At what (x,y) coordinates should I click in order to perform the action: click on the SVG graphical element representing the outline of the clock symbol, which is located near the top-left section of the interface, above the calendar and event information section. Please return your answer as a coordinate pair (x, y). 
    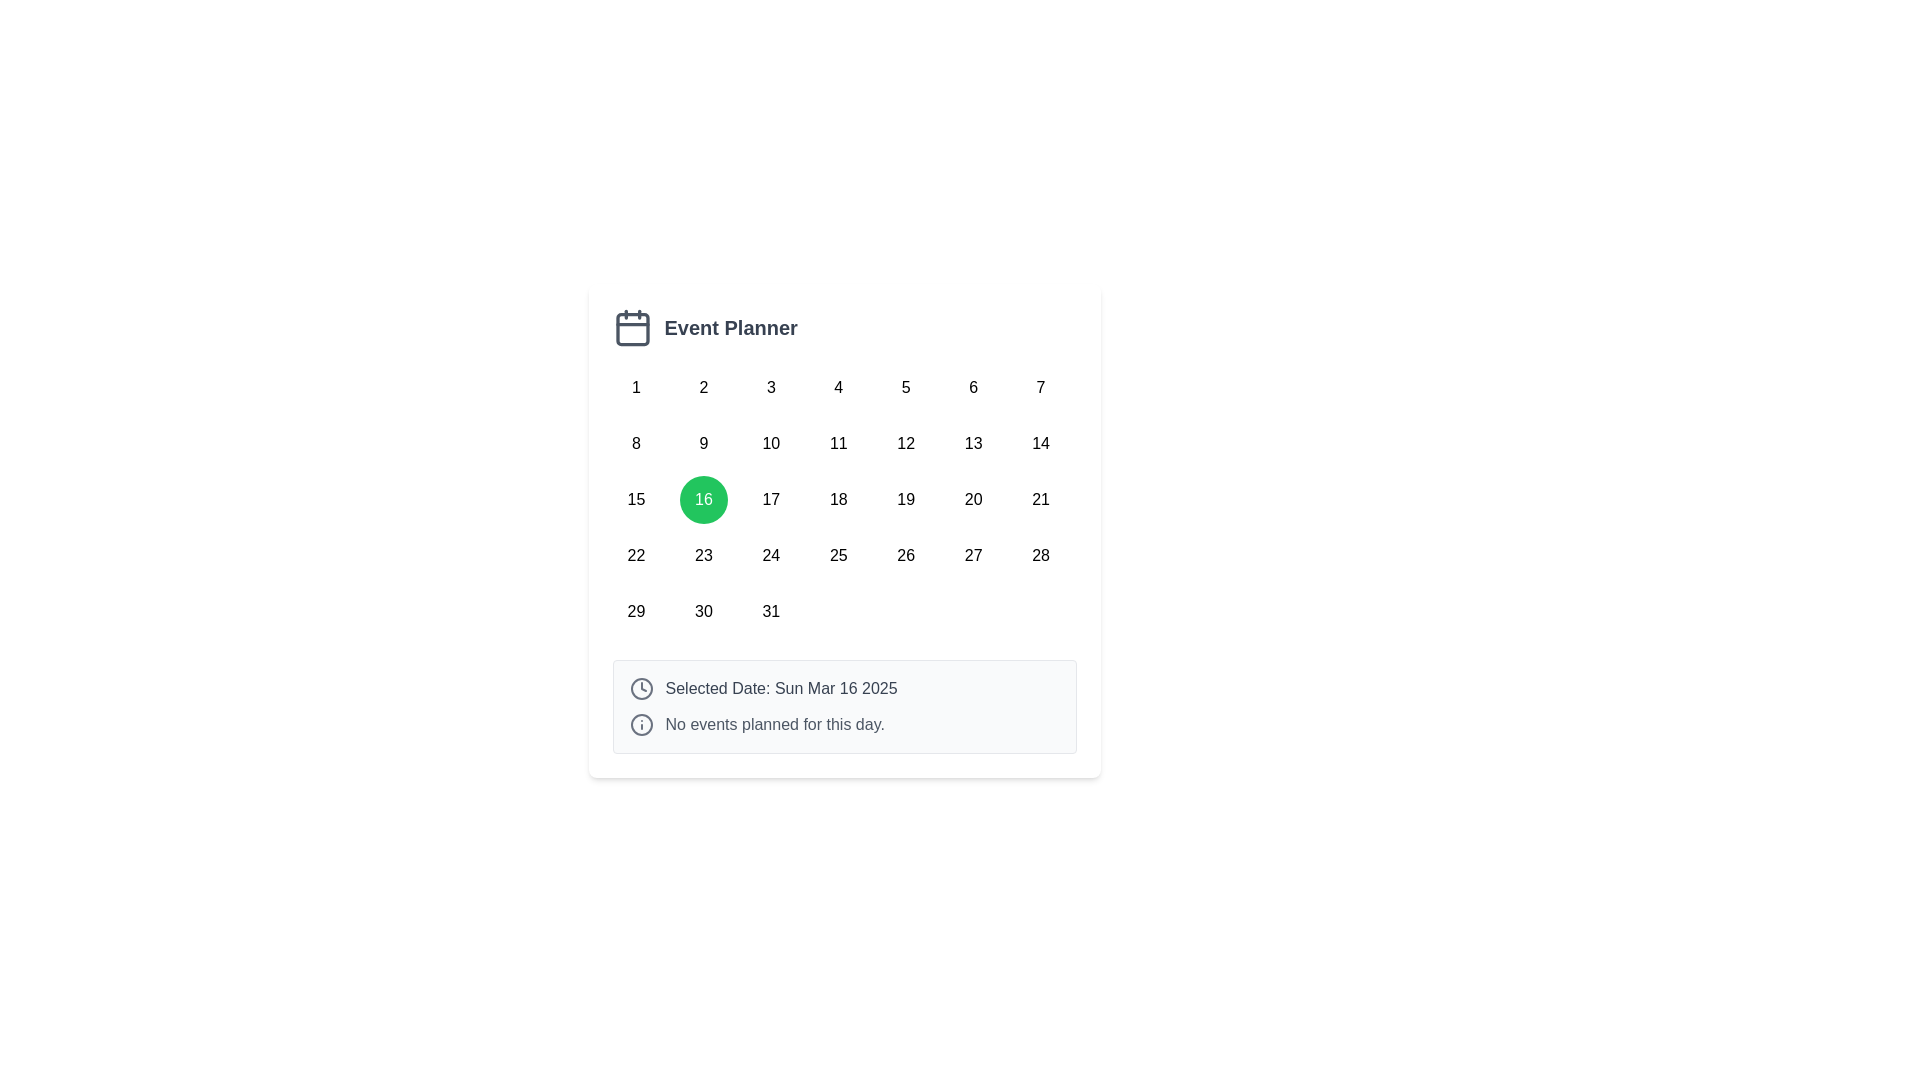
    Looking at the image, I should click on (641, 688).